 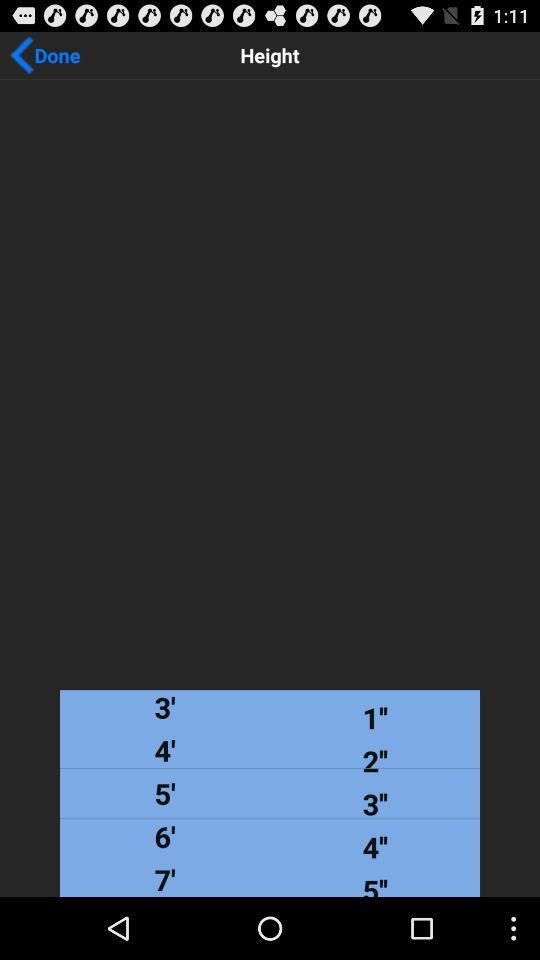 What do you see at coordinates (44, 54) in the screenshot?
I see `icon next to height item` at bounding box center [44, 54].